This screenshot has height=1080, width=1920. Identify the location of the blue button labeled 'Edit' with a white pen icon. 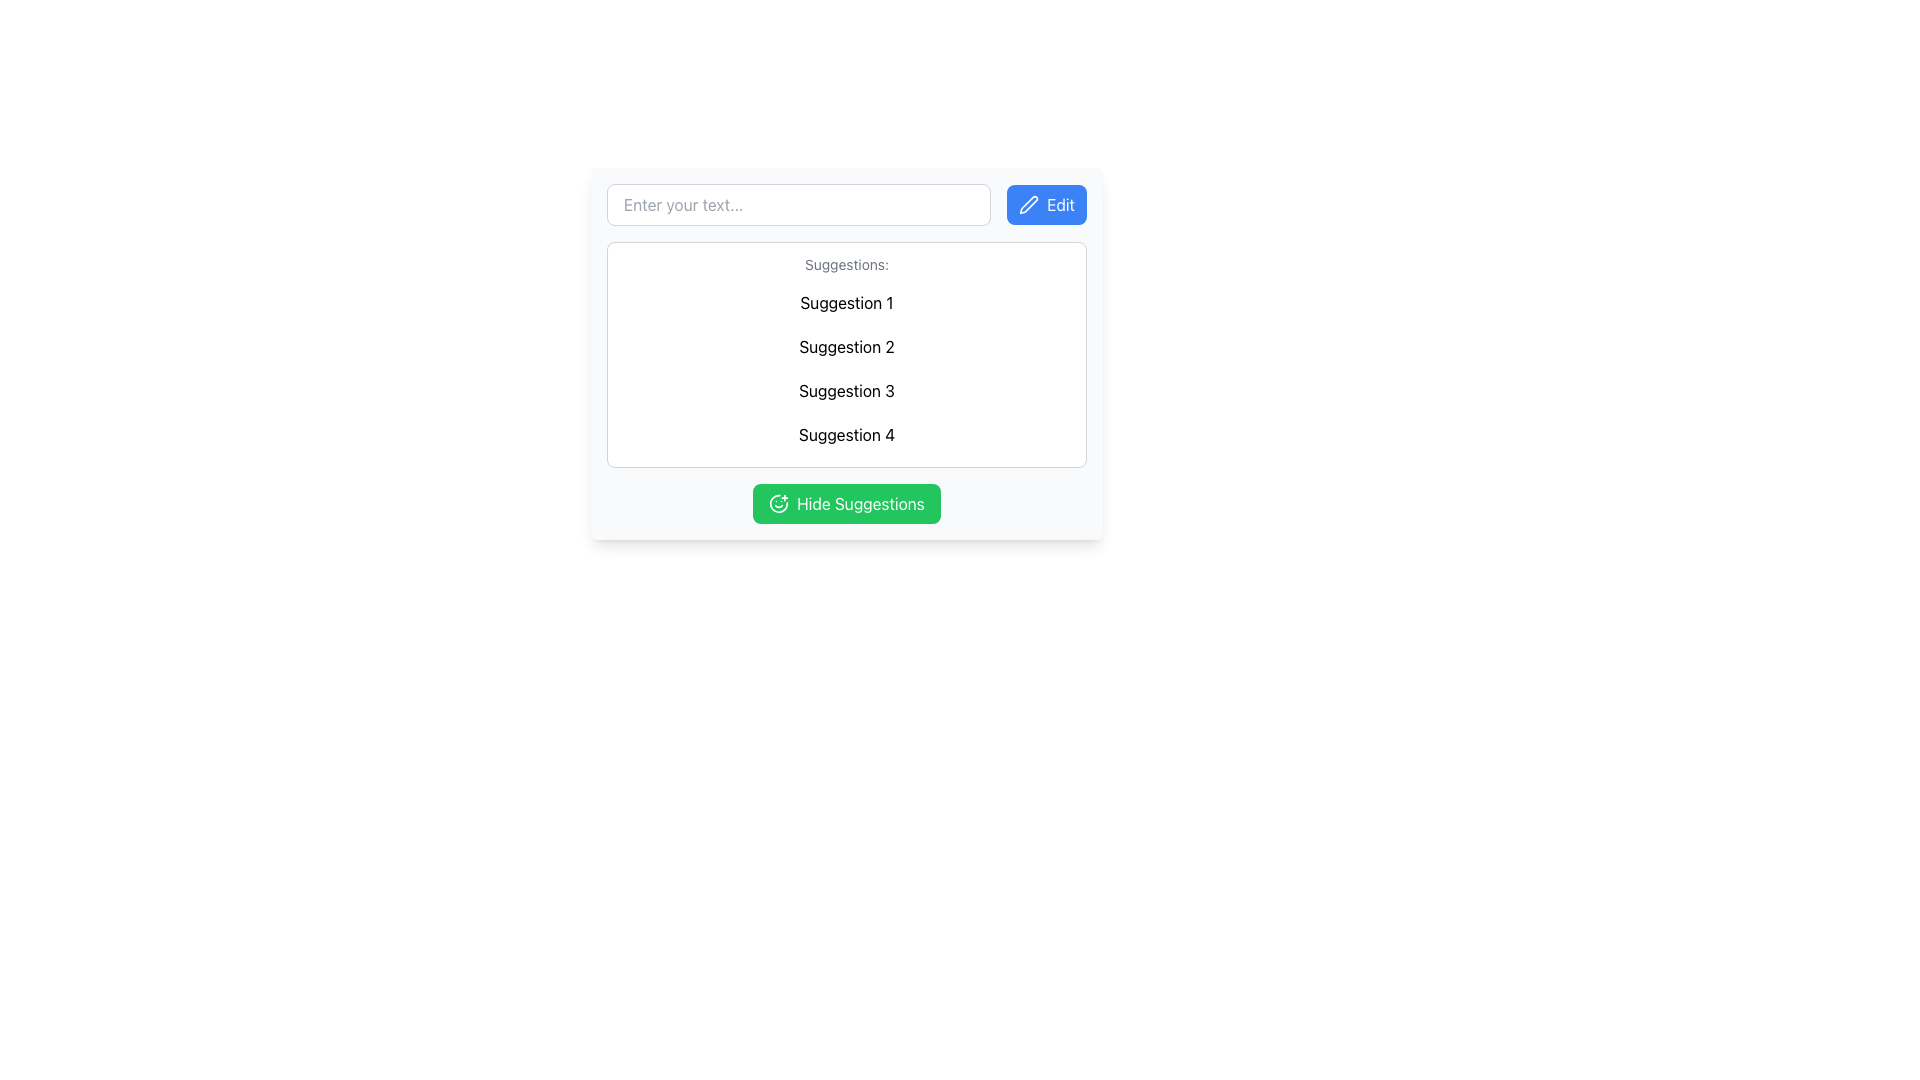
(1045, 204).